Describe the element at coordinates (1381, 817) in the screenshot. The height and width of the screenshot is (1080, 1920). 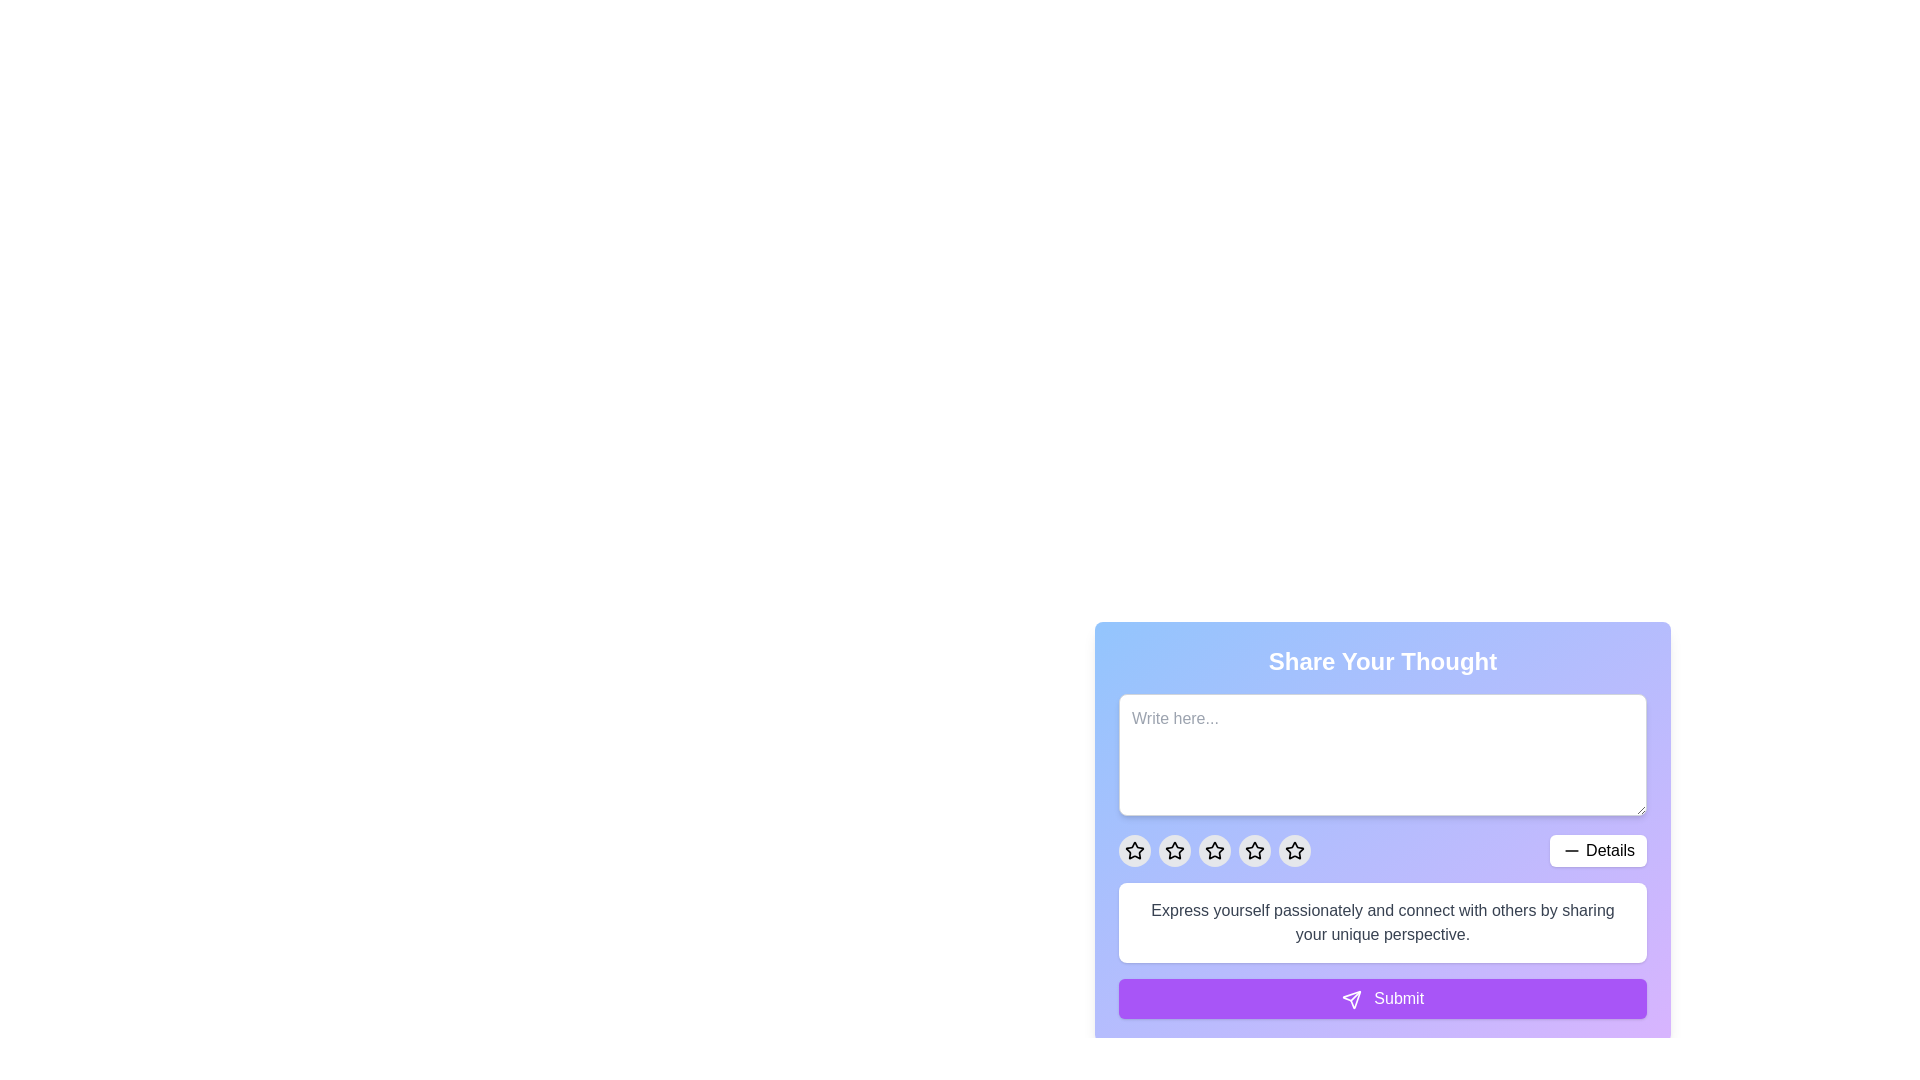
I see `one of the star icons in the Interactive rating component` at that location.